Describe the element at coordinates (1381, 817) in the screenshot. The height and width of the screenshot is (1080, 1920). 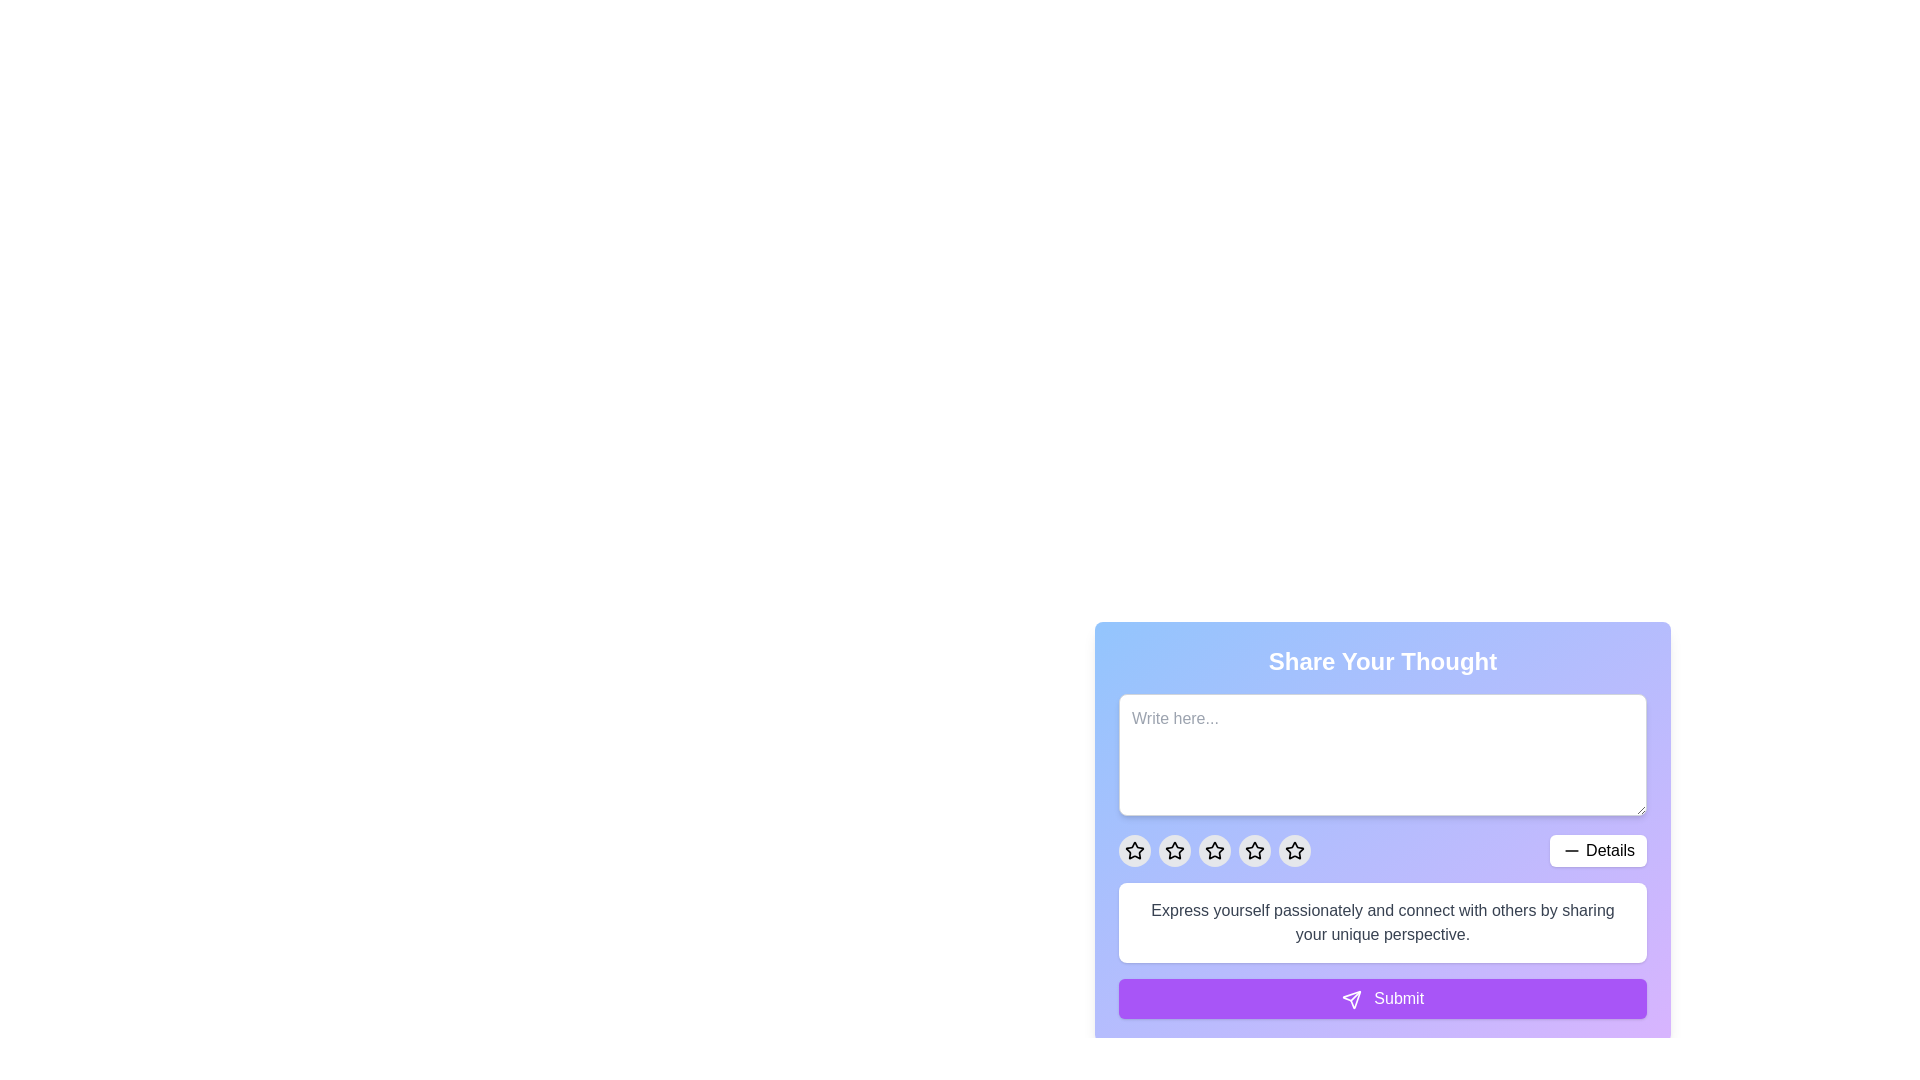
I see `one of the star icons in the Interactive rating component` at that location.